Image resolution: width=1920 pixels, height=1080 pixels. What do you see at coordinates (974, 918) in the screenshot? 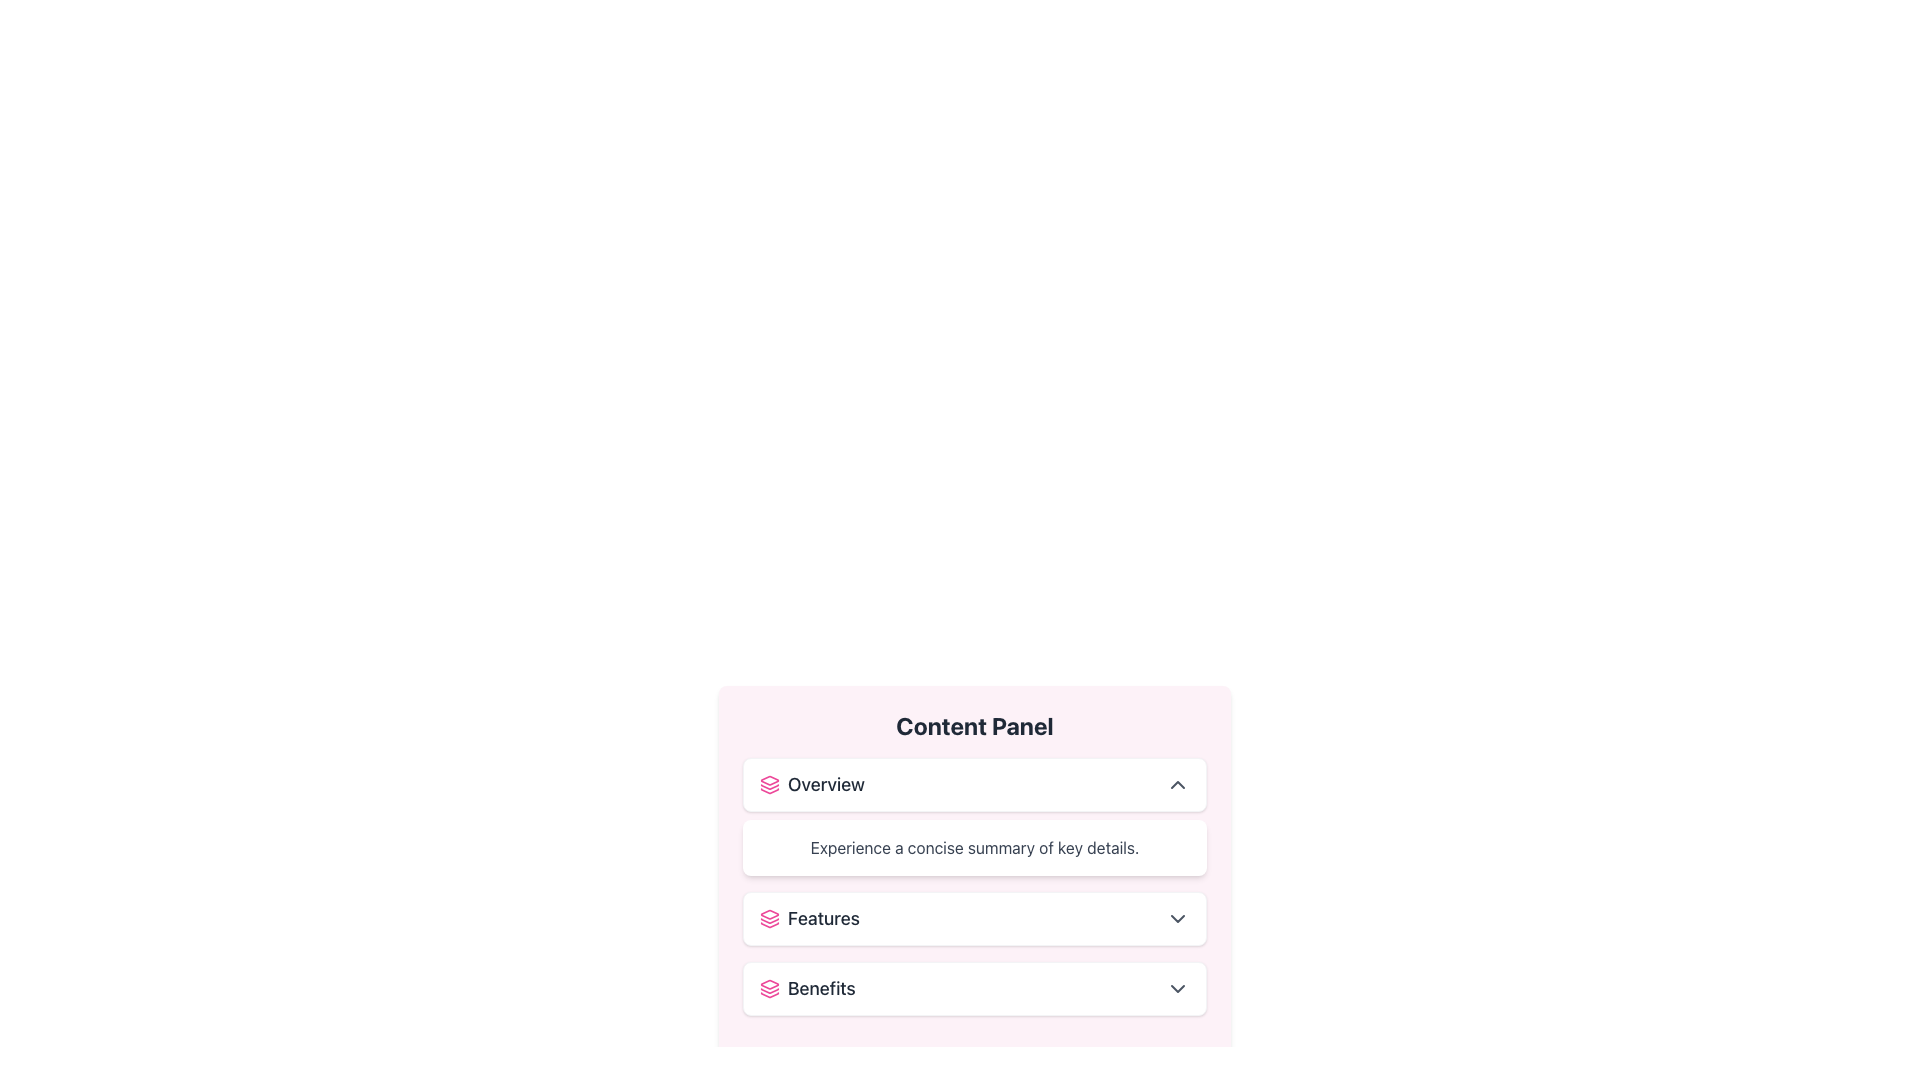
I see `the 'Features' button with a white background and rounded corners` at bounding box center [974, 918].